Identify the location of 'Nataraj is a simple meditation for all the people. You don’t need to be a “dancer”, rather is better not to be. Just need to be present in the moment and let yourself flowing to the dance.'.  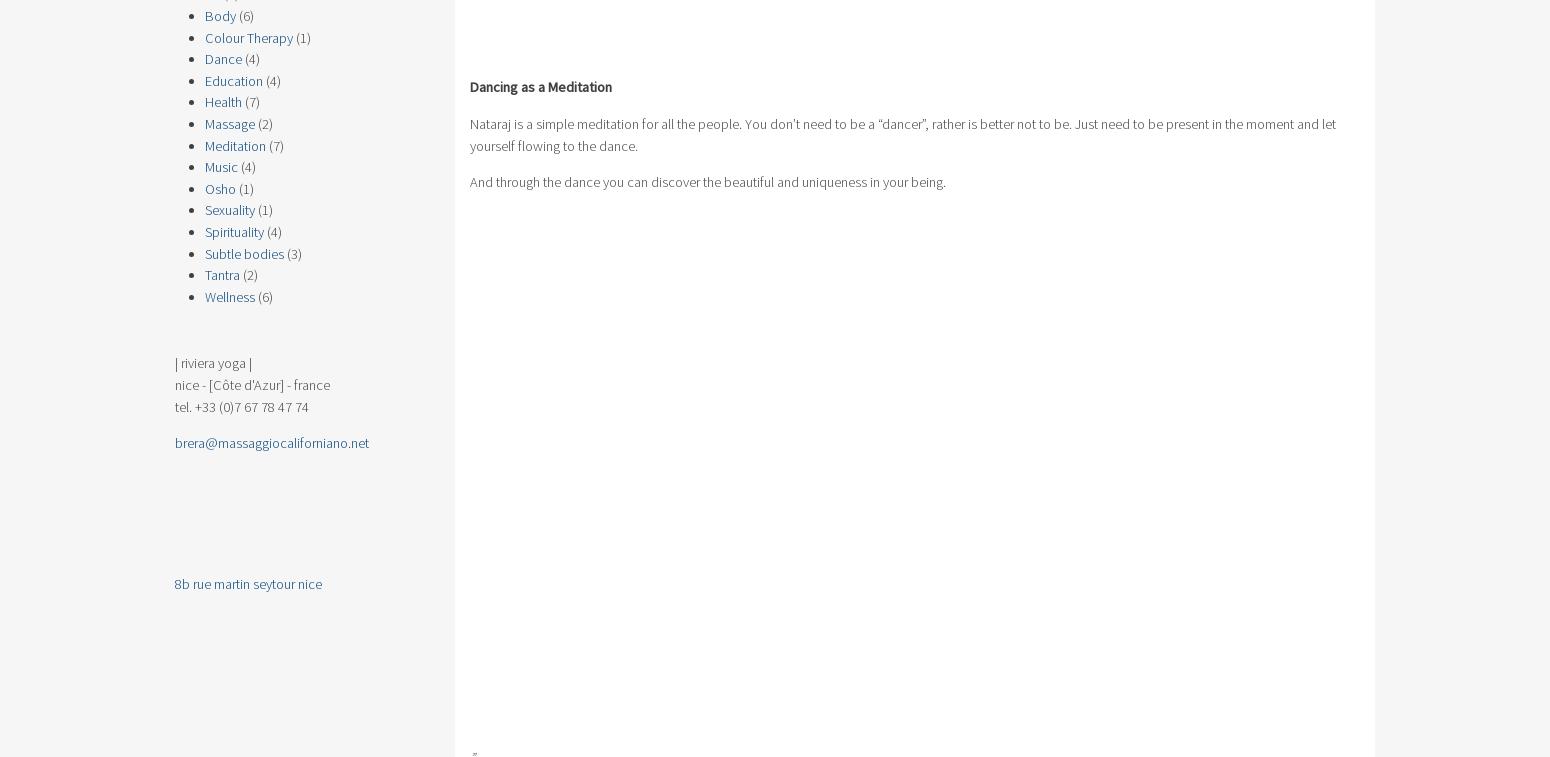
(903, 133).